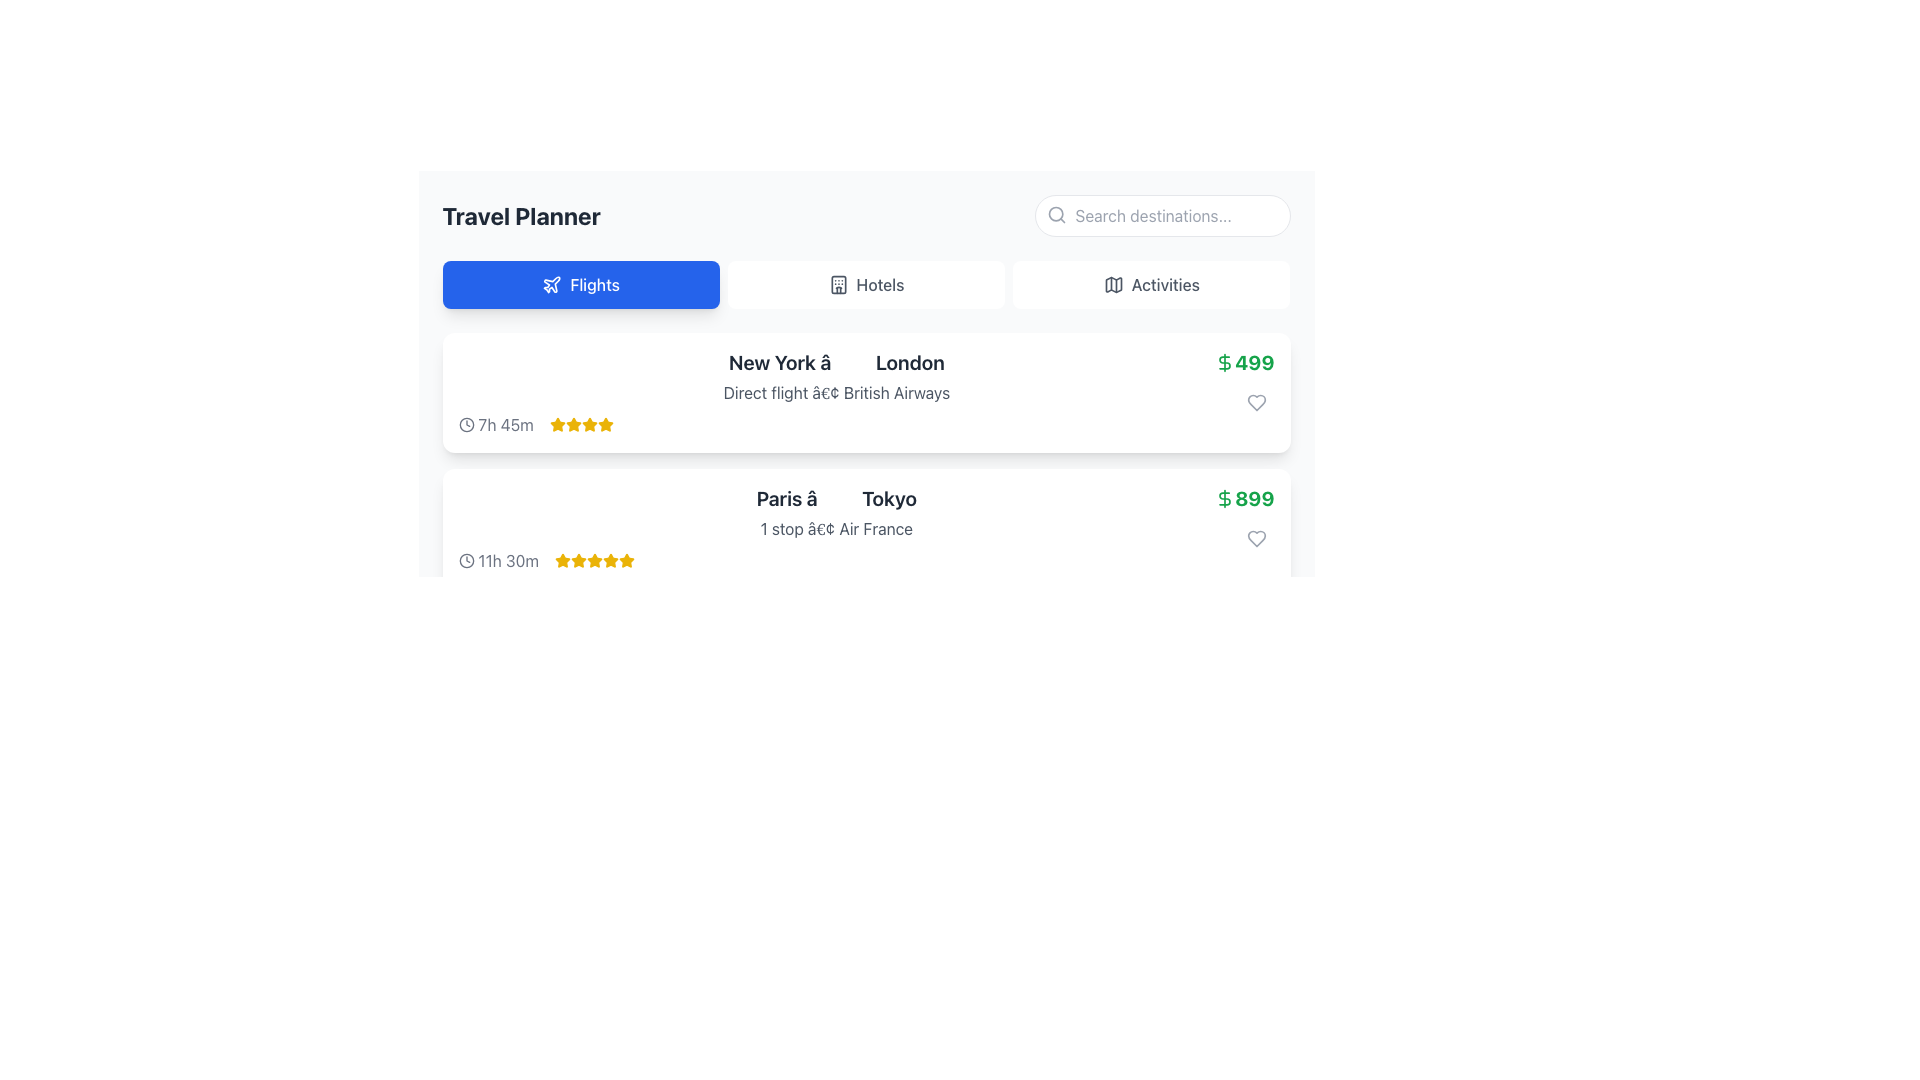 The width and height of the screenshot is (1920, 1080). What do you see at coordinates (521, 216) in the screenshot?
I see `the title 'Travel Planner', which is the main heading of the interface located at the top-left side` at bounding box center [521, 216].